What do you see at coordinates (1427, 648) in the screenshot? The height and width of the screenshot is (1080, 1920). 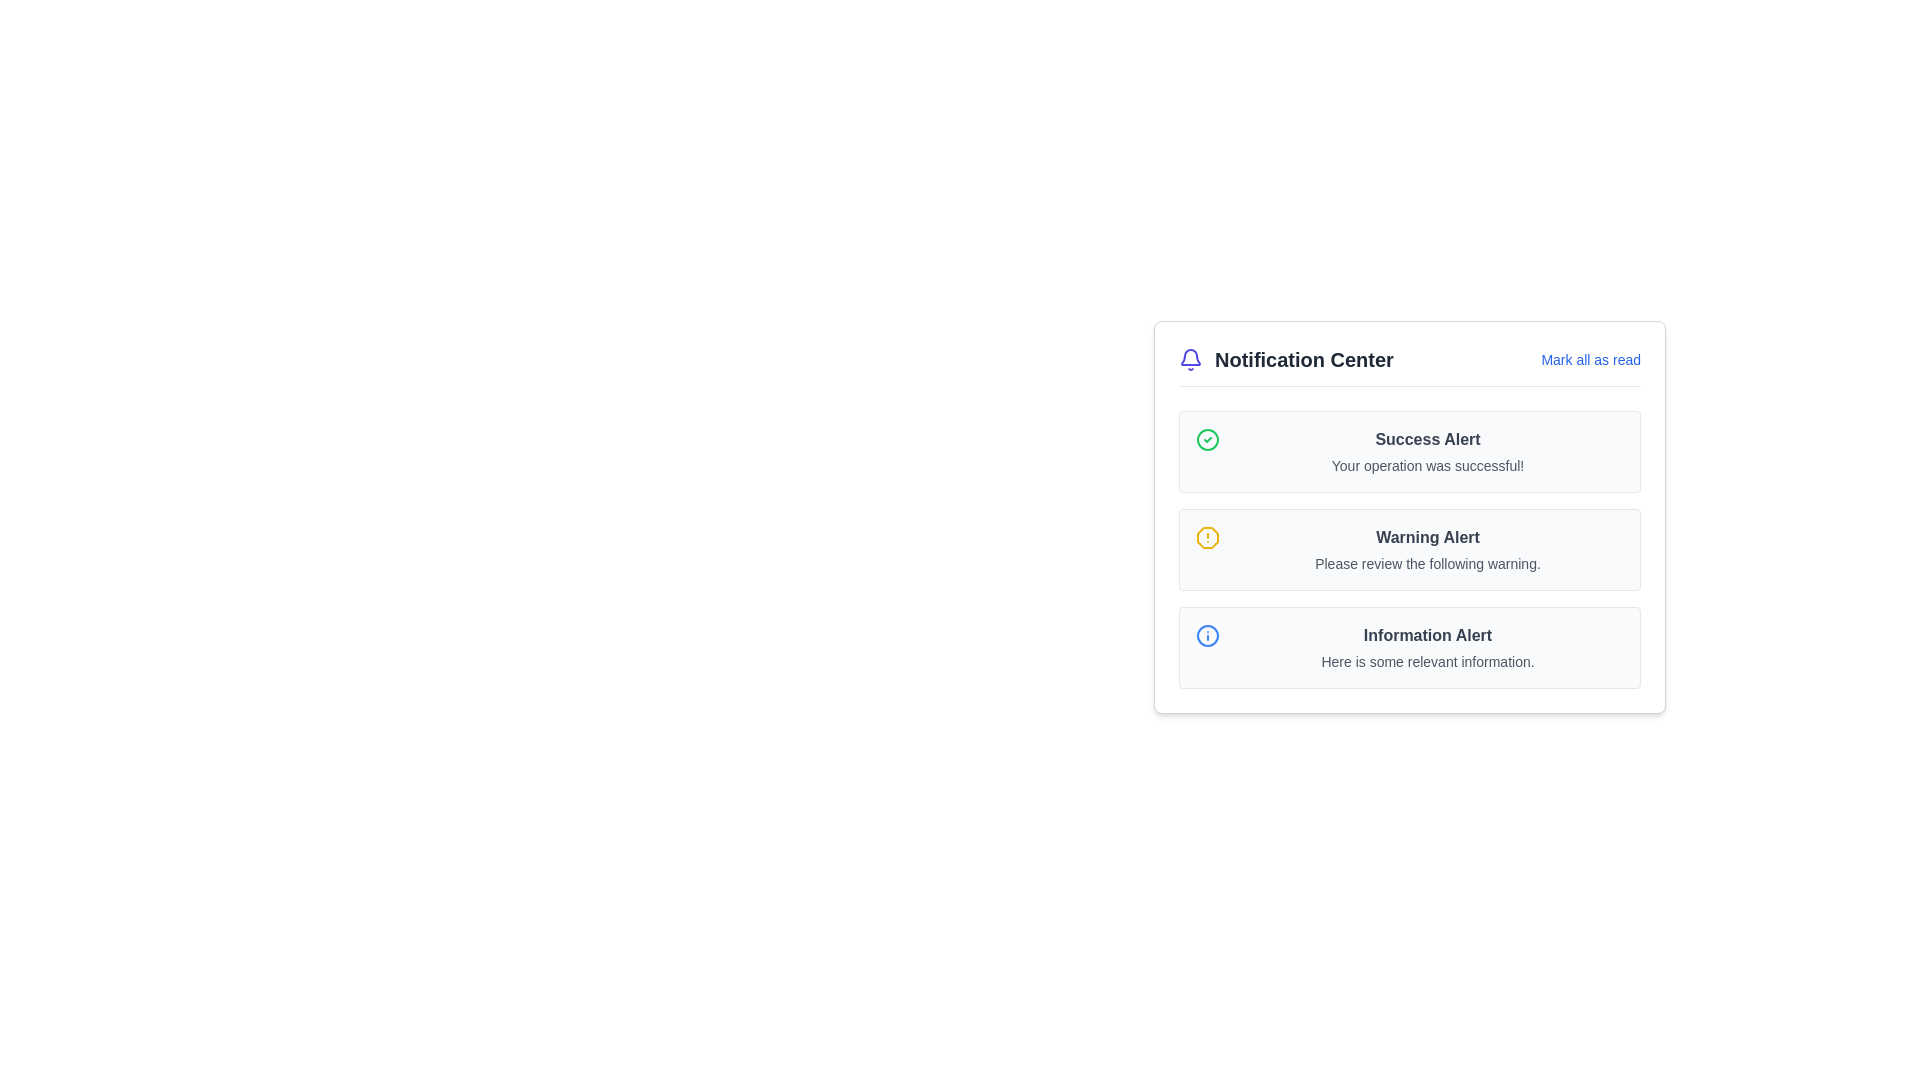 I see `information from the text block containing the heading 'Information Alert' and subtext 'Here is some relevant information.'` at bounding box center [1427, 648].